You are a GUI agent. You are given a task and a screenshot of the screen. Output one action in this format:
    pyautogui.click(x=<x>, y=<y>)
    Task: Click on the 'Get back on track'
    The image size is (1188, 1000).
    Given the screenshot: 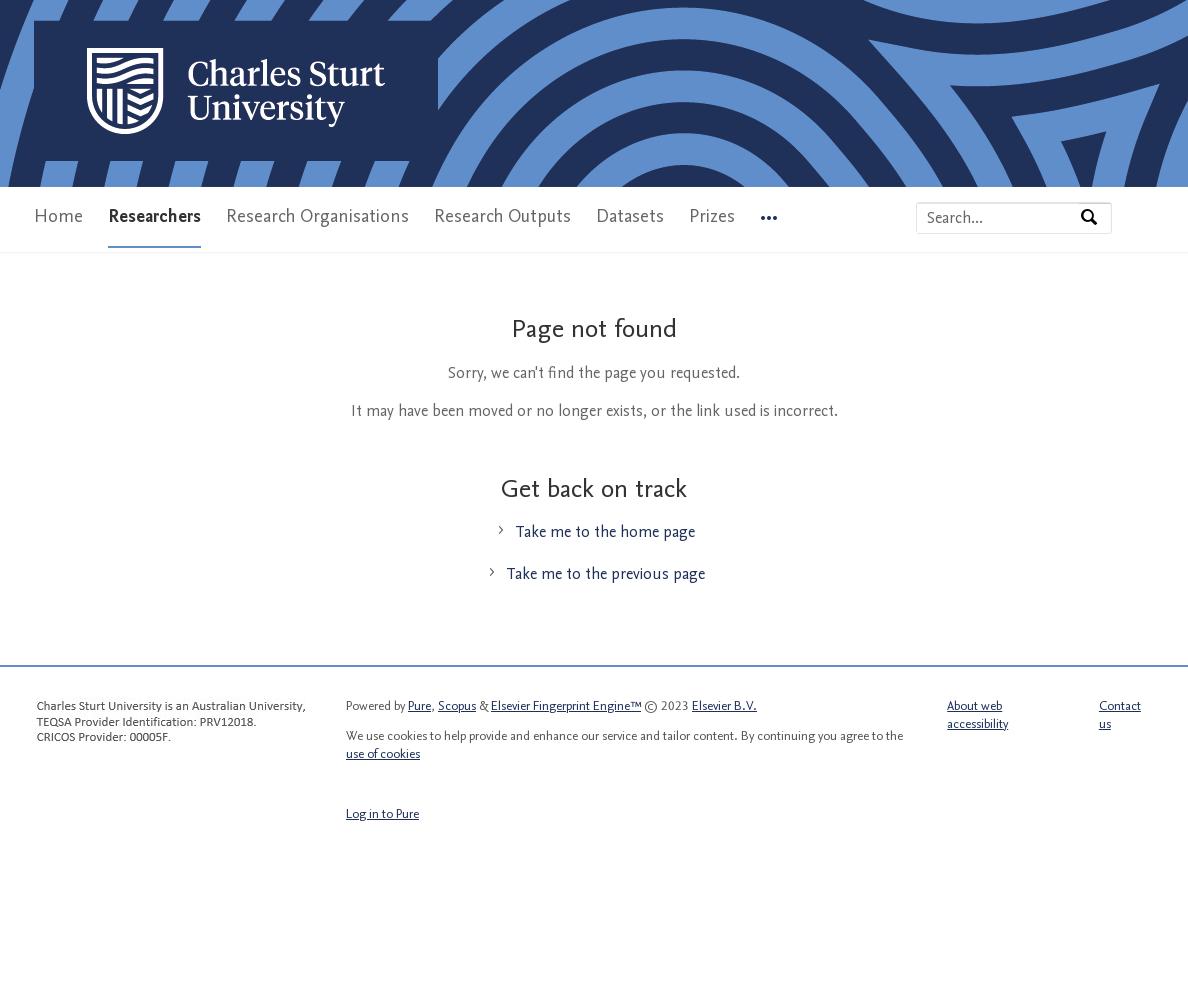 What is the action you would take?
    pyautogui.click(x=594, y=487)
    